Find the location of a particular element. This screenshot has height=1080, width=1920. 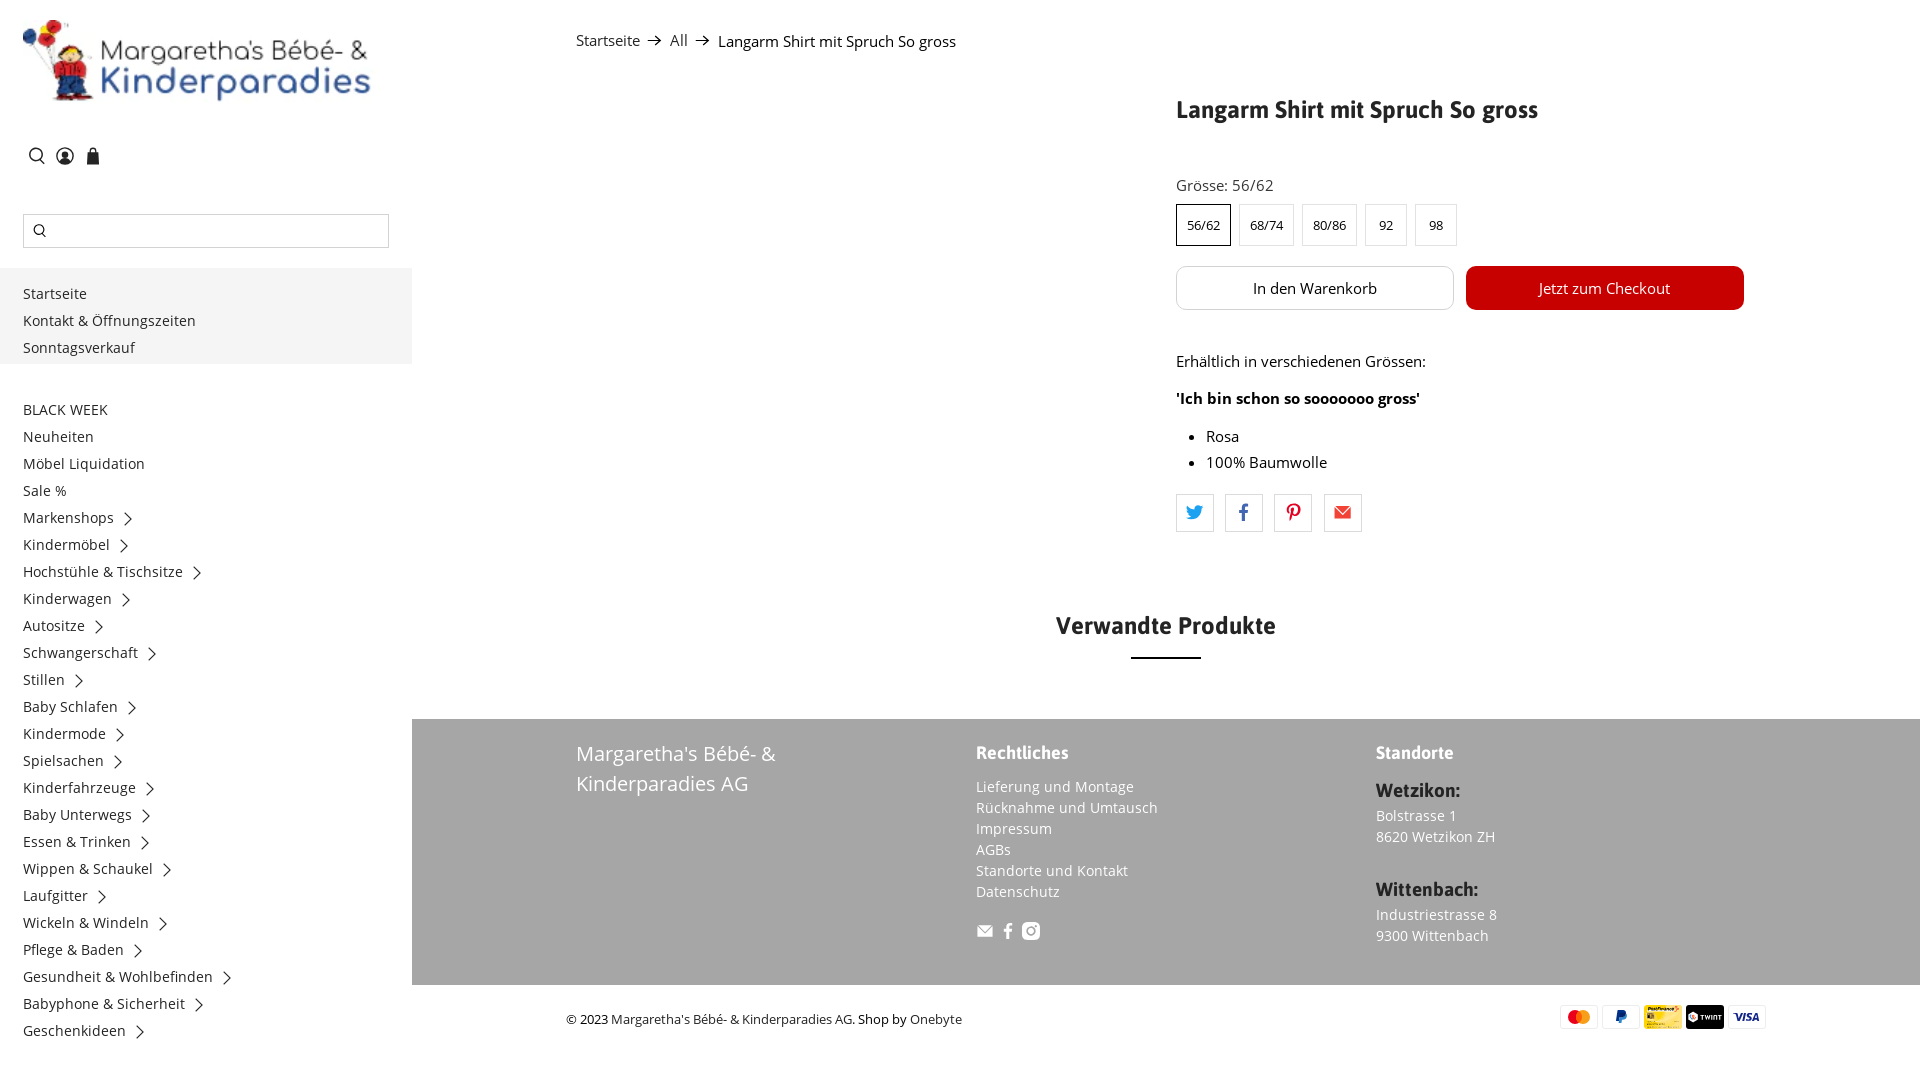

'Bolstrasse 1 is located at coordinates (1434, 825).